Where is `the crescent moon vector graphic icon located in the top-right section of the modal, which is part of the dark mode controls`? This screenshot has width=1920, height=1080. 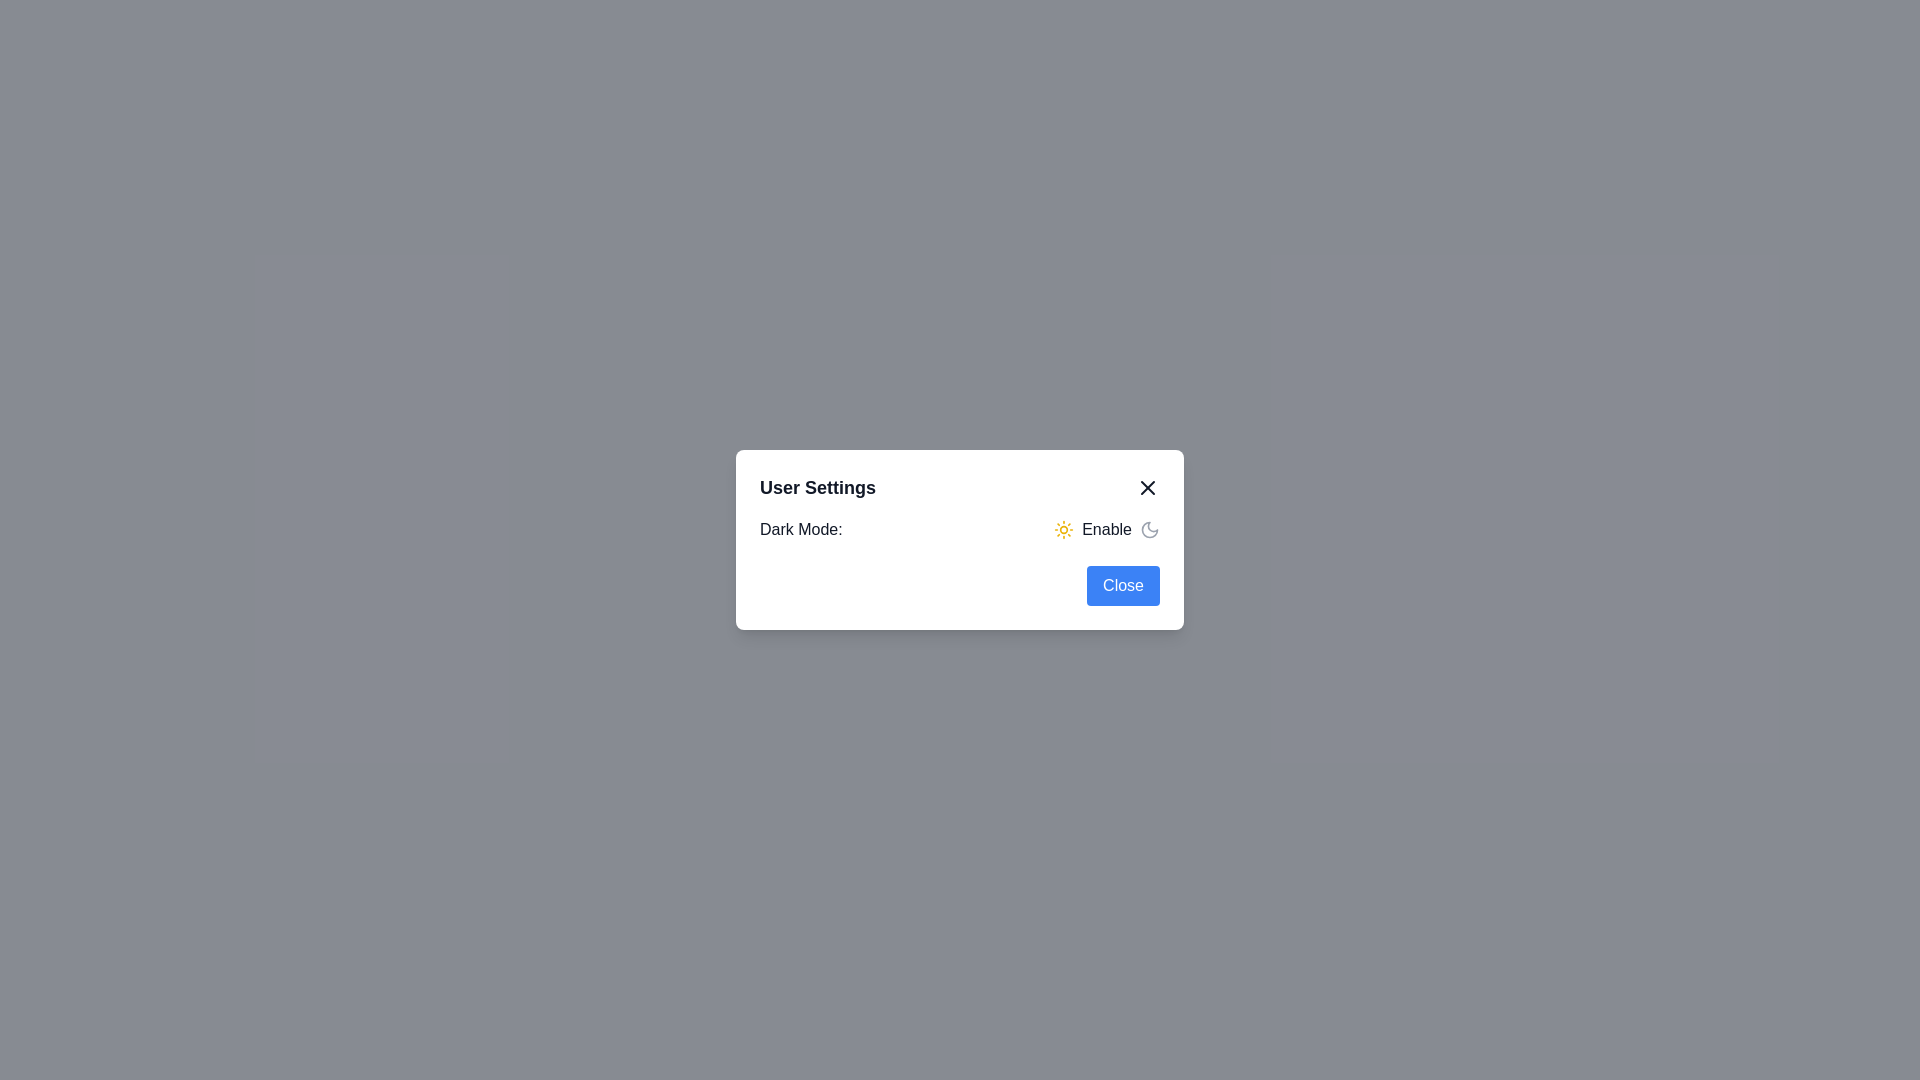
the crescent moon vector graphic icon located in the top-right section of the modal, which is part of the dark mode controls is located at coordinates (1150, 528).